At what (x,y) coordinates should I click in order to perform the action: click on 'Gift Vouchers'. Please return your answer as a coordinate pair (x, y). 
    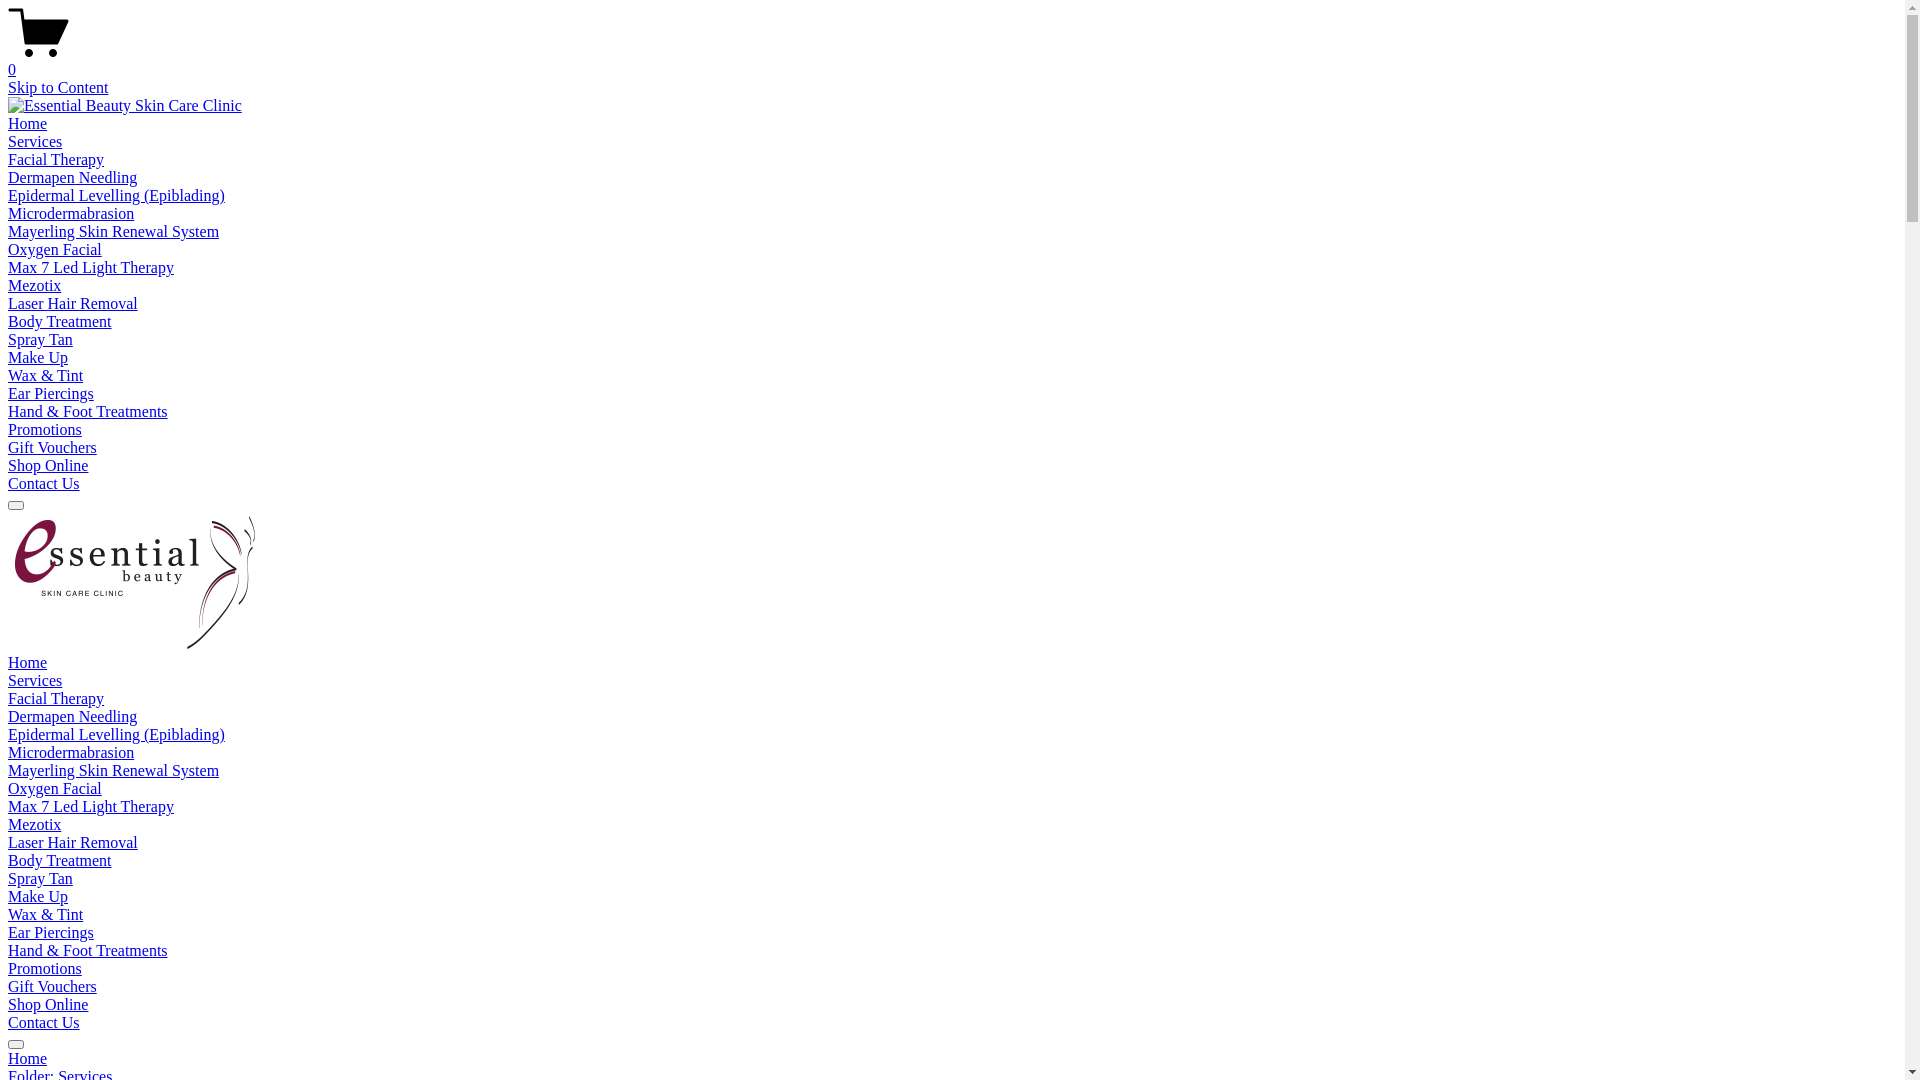
    Looking at the image, I should click on (8, 446).